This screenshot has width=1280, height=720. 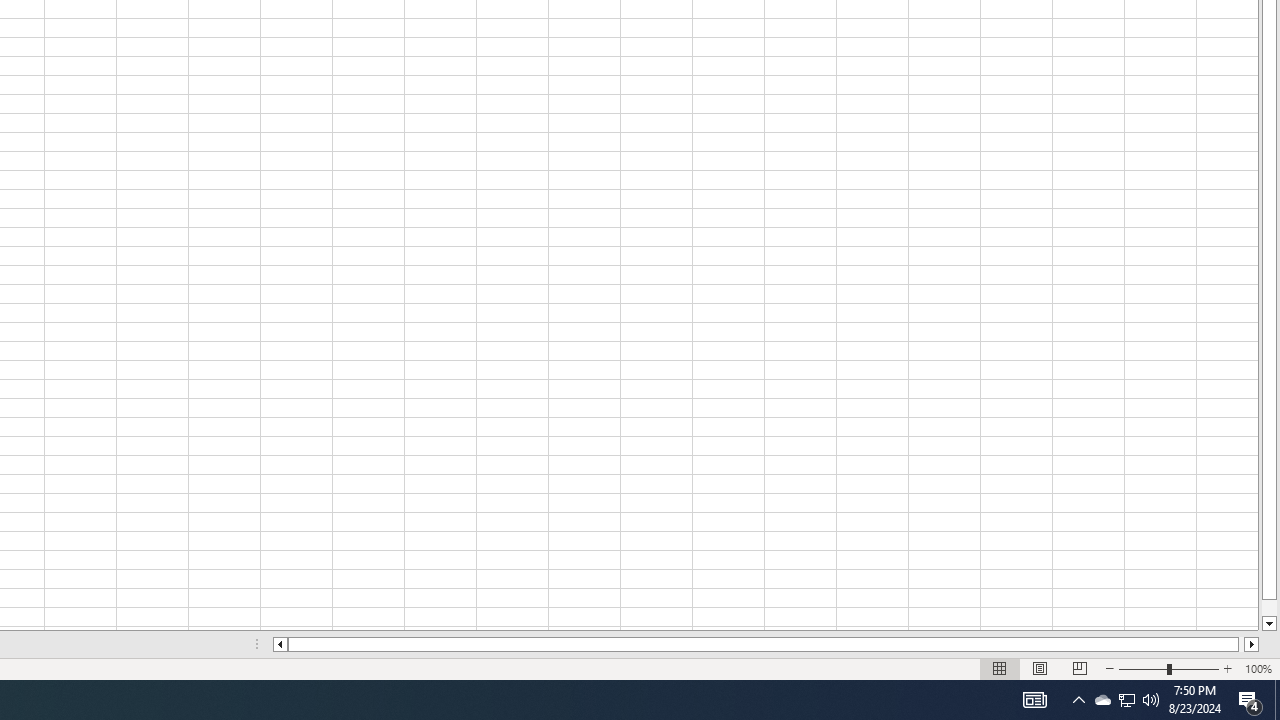 I want to click on 'Page Break Preview', so click(x=1078, y=669).